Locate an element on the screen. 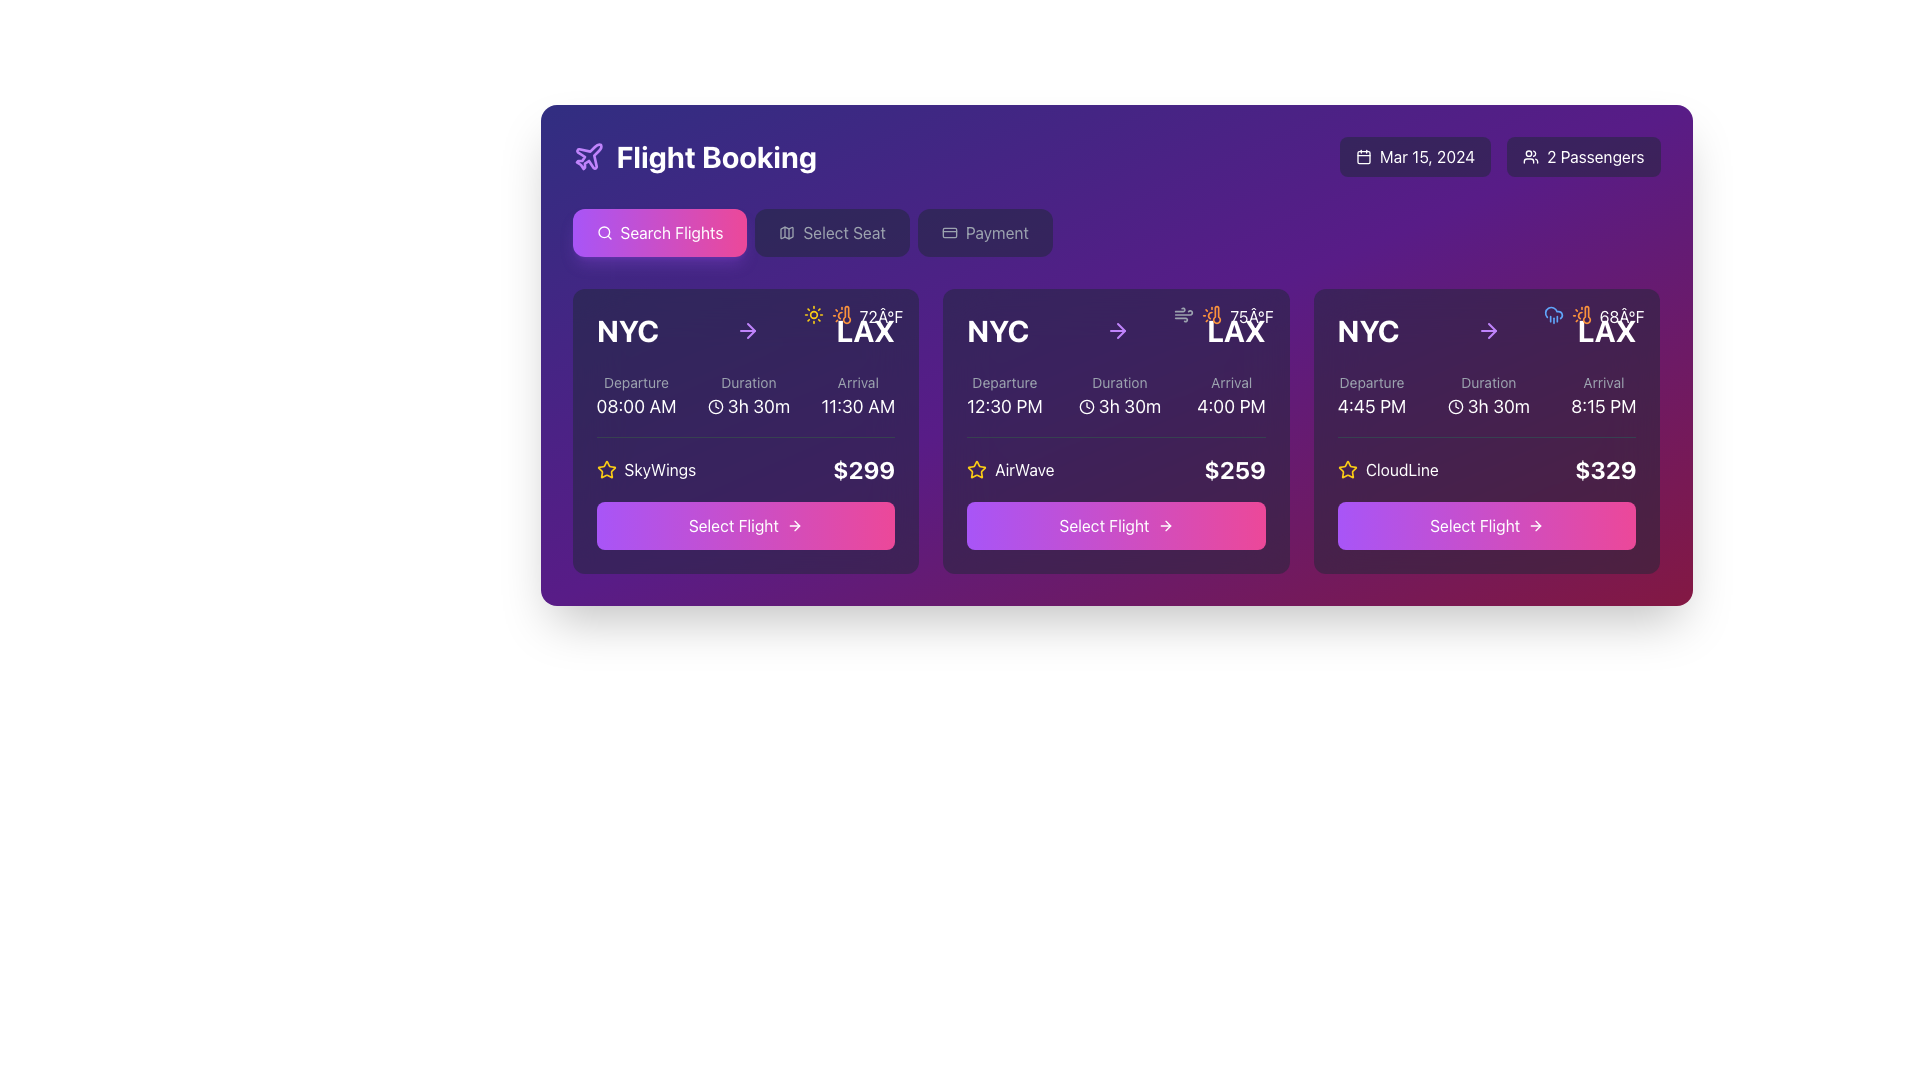 This screenshot has height=1080, width=1920. the travel information displayed in the middle travel option card, specifically focusing on the duration '3h 30m' accompanied by the clock icon is located at coordinates (1115, 397).